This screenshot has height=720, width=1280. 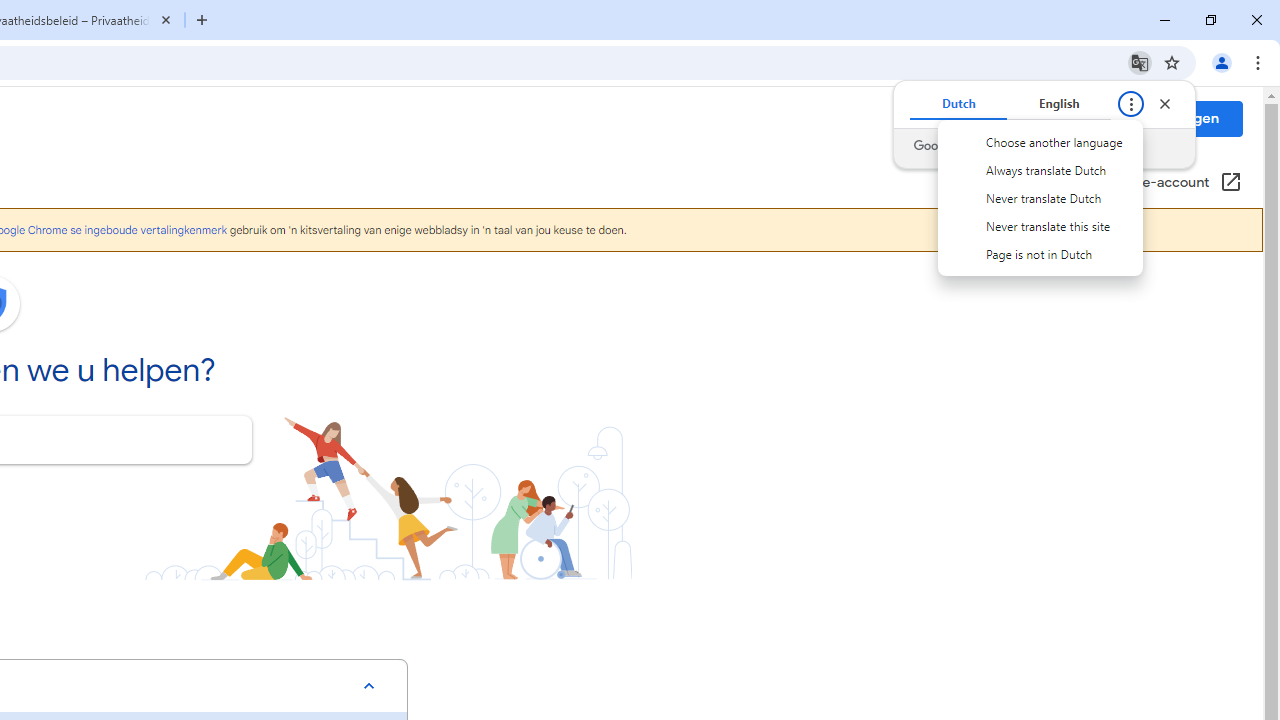 I want to click on 'Translate this page', so click(x=1139, y=61).